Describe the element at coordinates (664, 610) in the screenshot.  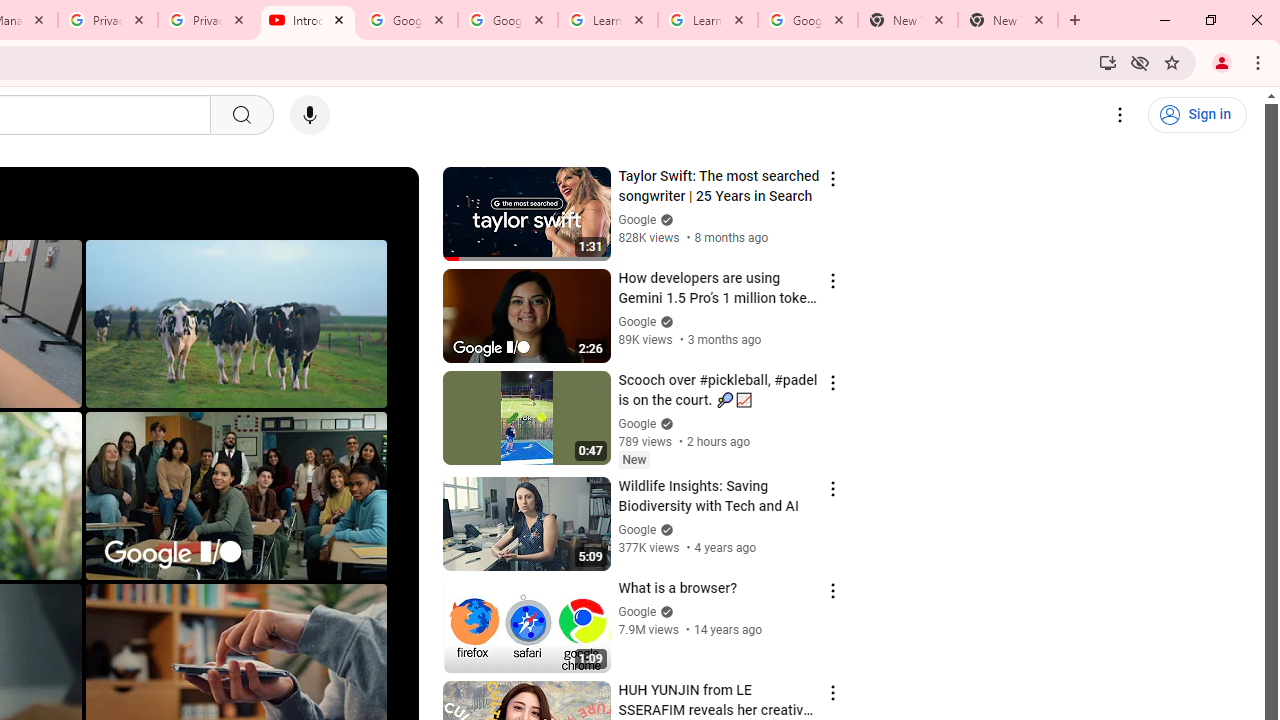
I see `'Verified'` at that location.